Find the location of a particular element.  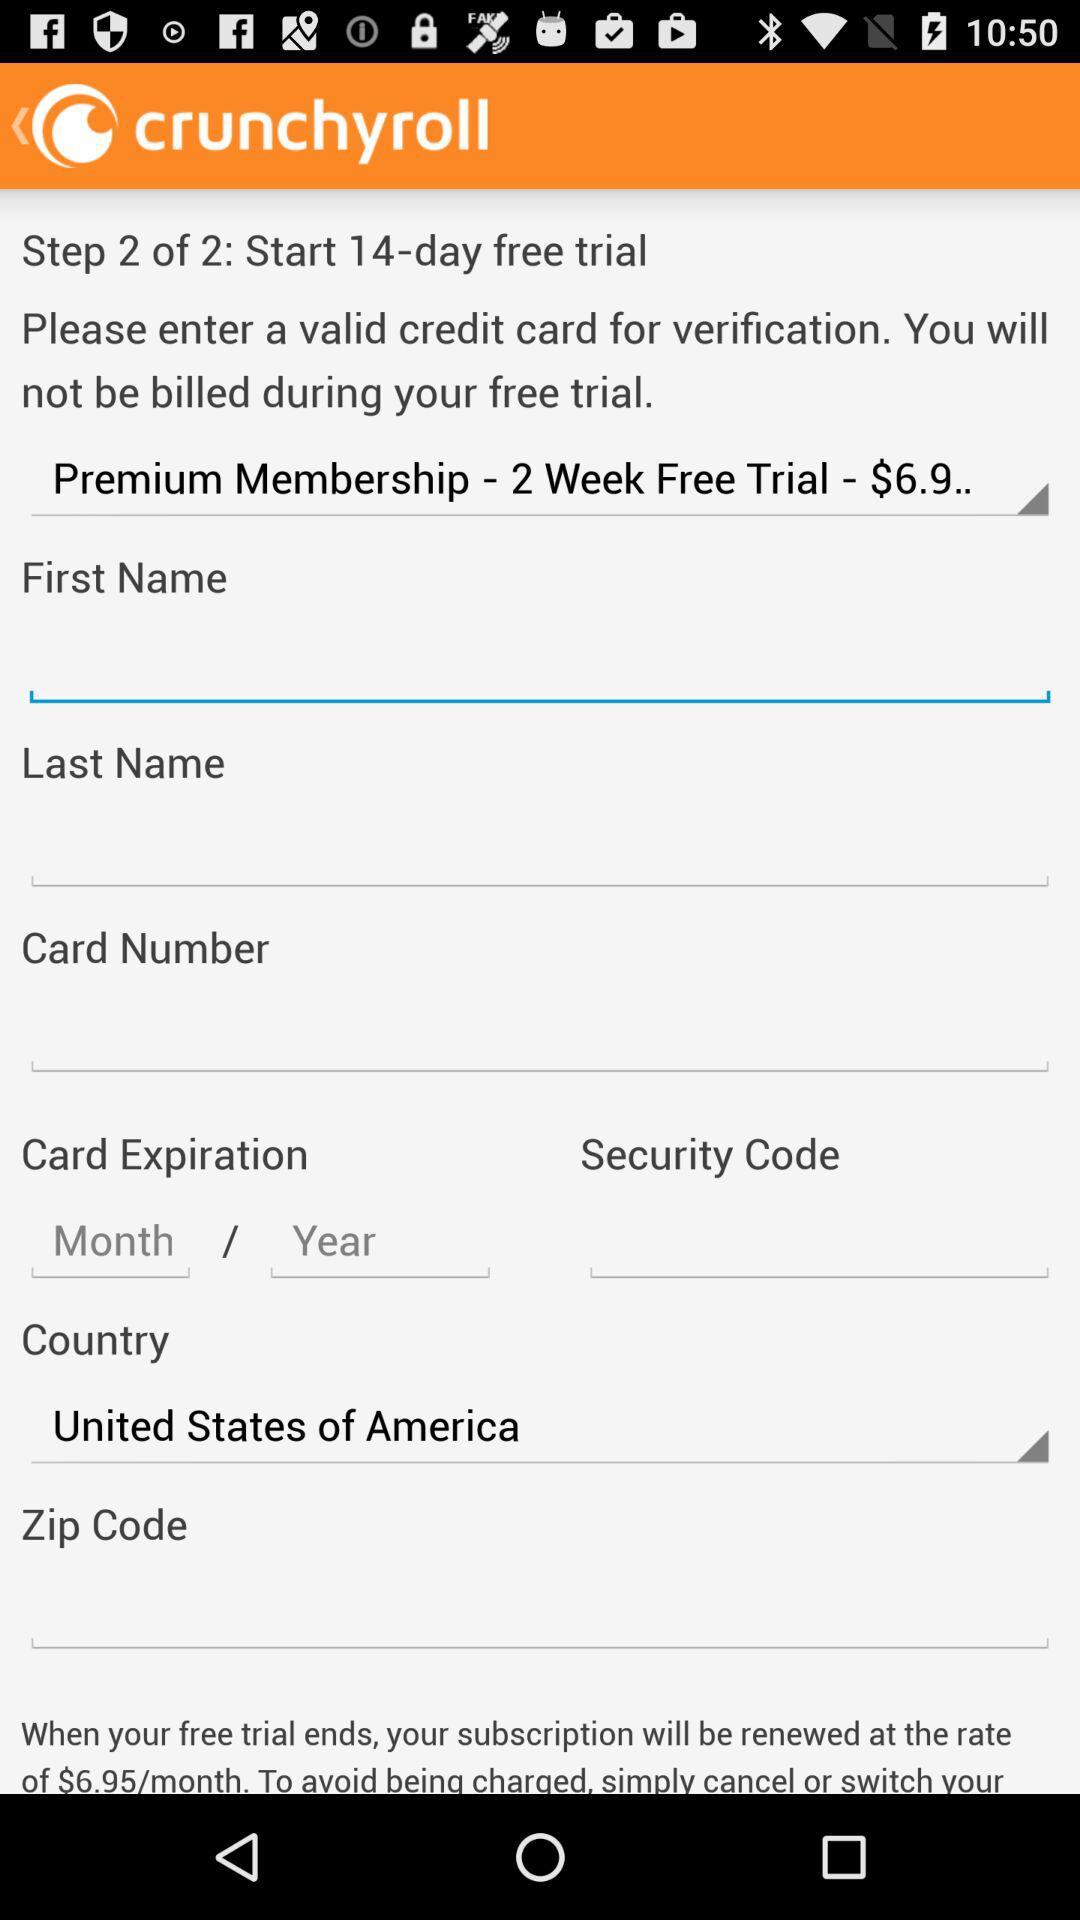

address page is located at coordinates (540, 1610).